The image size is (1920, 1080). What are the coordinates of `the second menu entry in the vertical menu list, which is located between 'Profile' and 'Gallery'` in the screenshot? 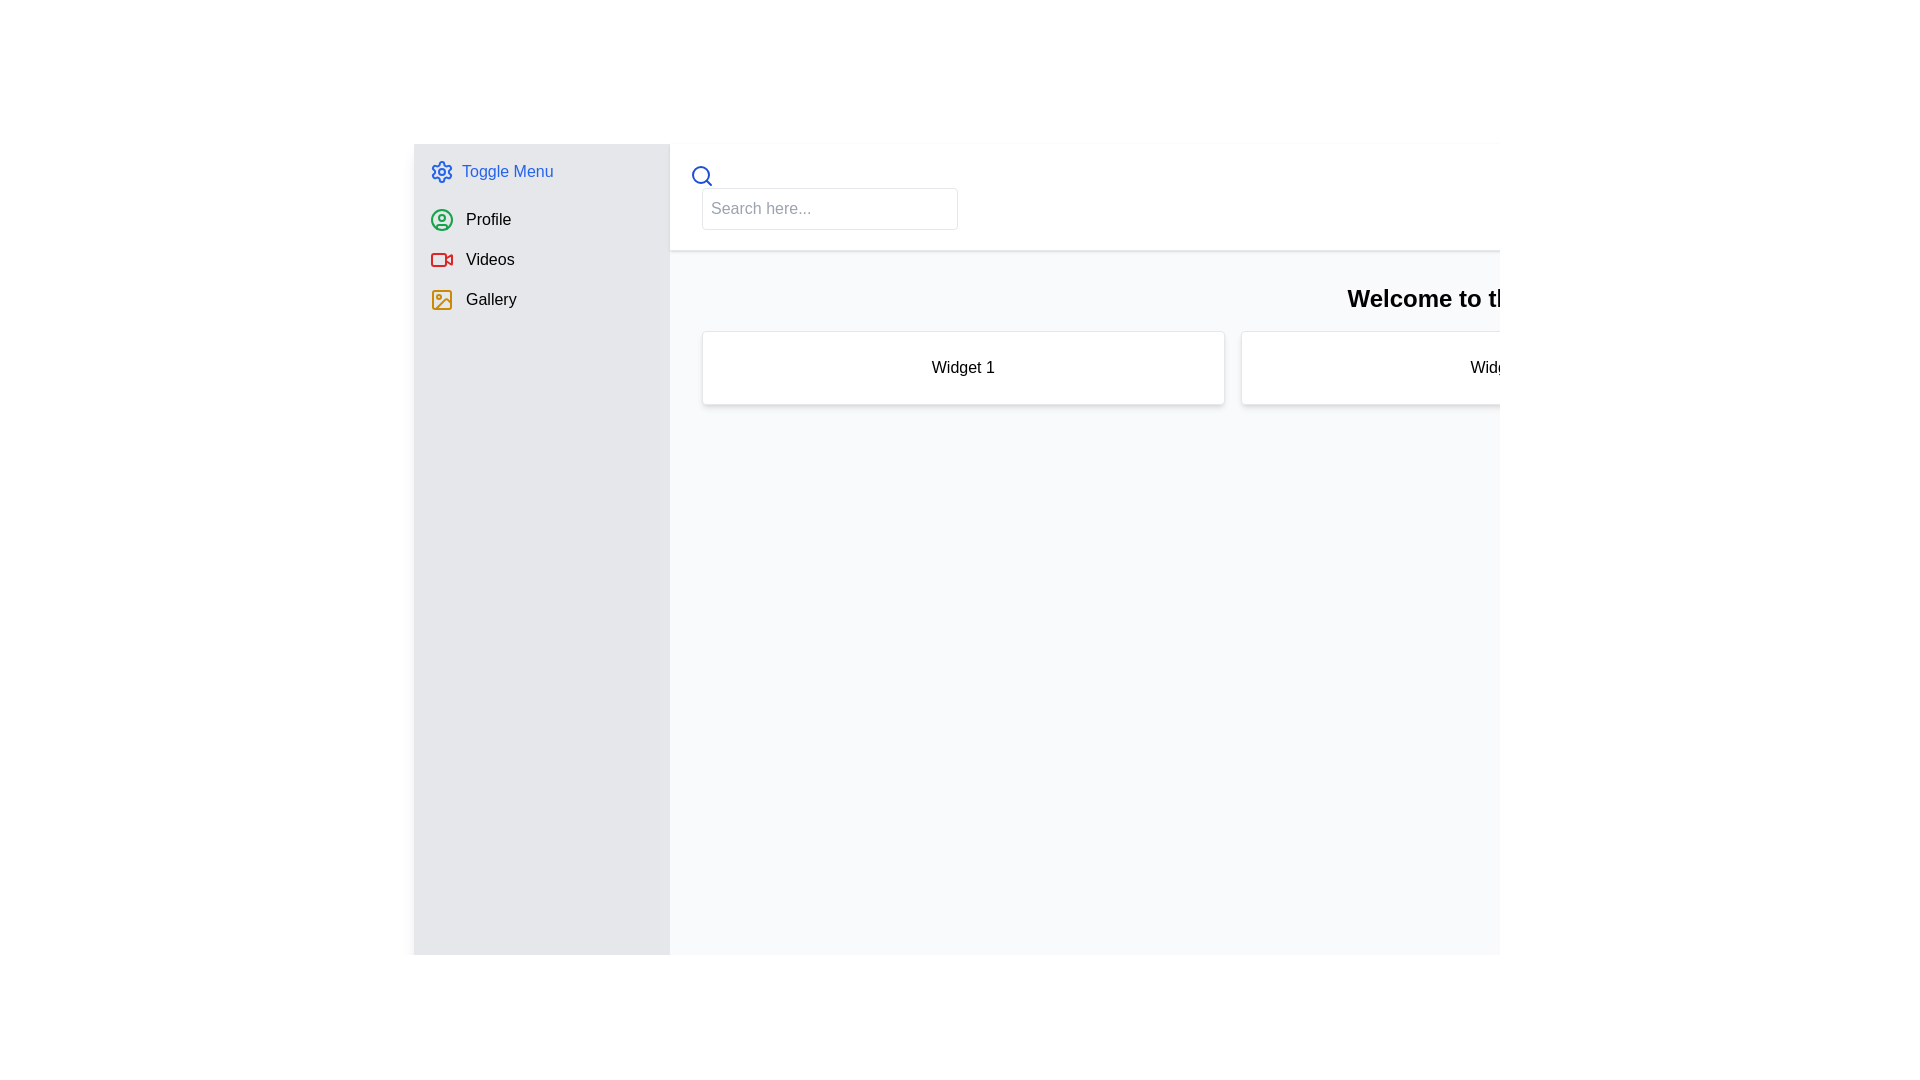 It's located at (542, 258).